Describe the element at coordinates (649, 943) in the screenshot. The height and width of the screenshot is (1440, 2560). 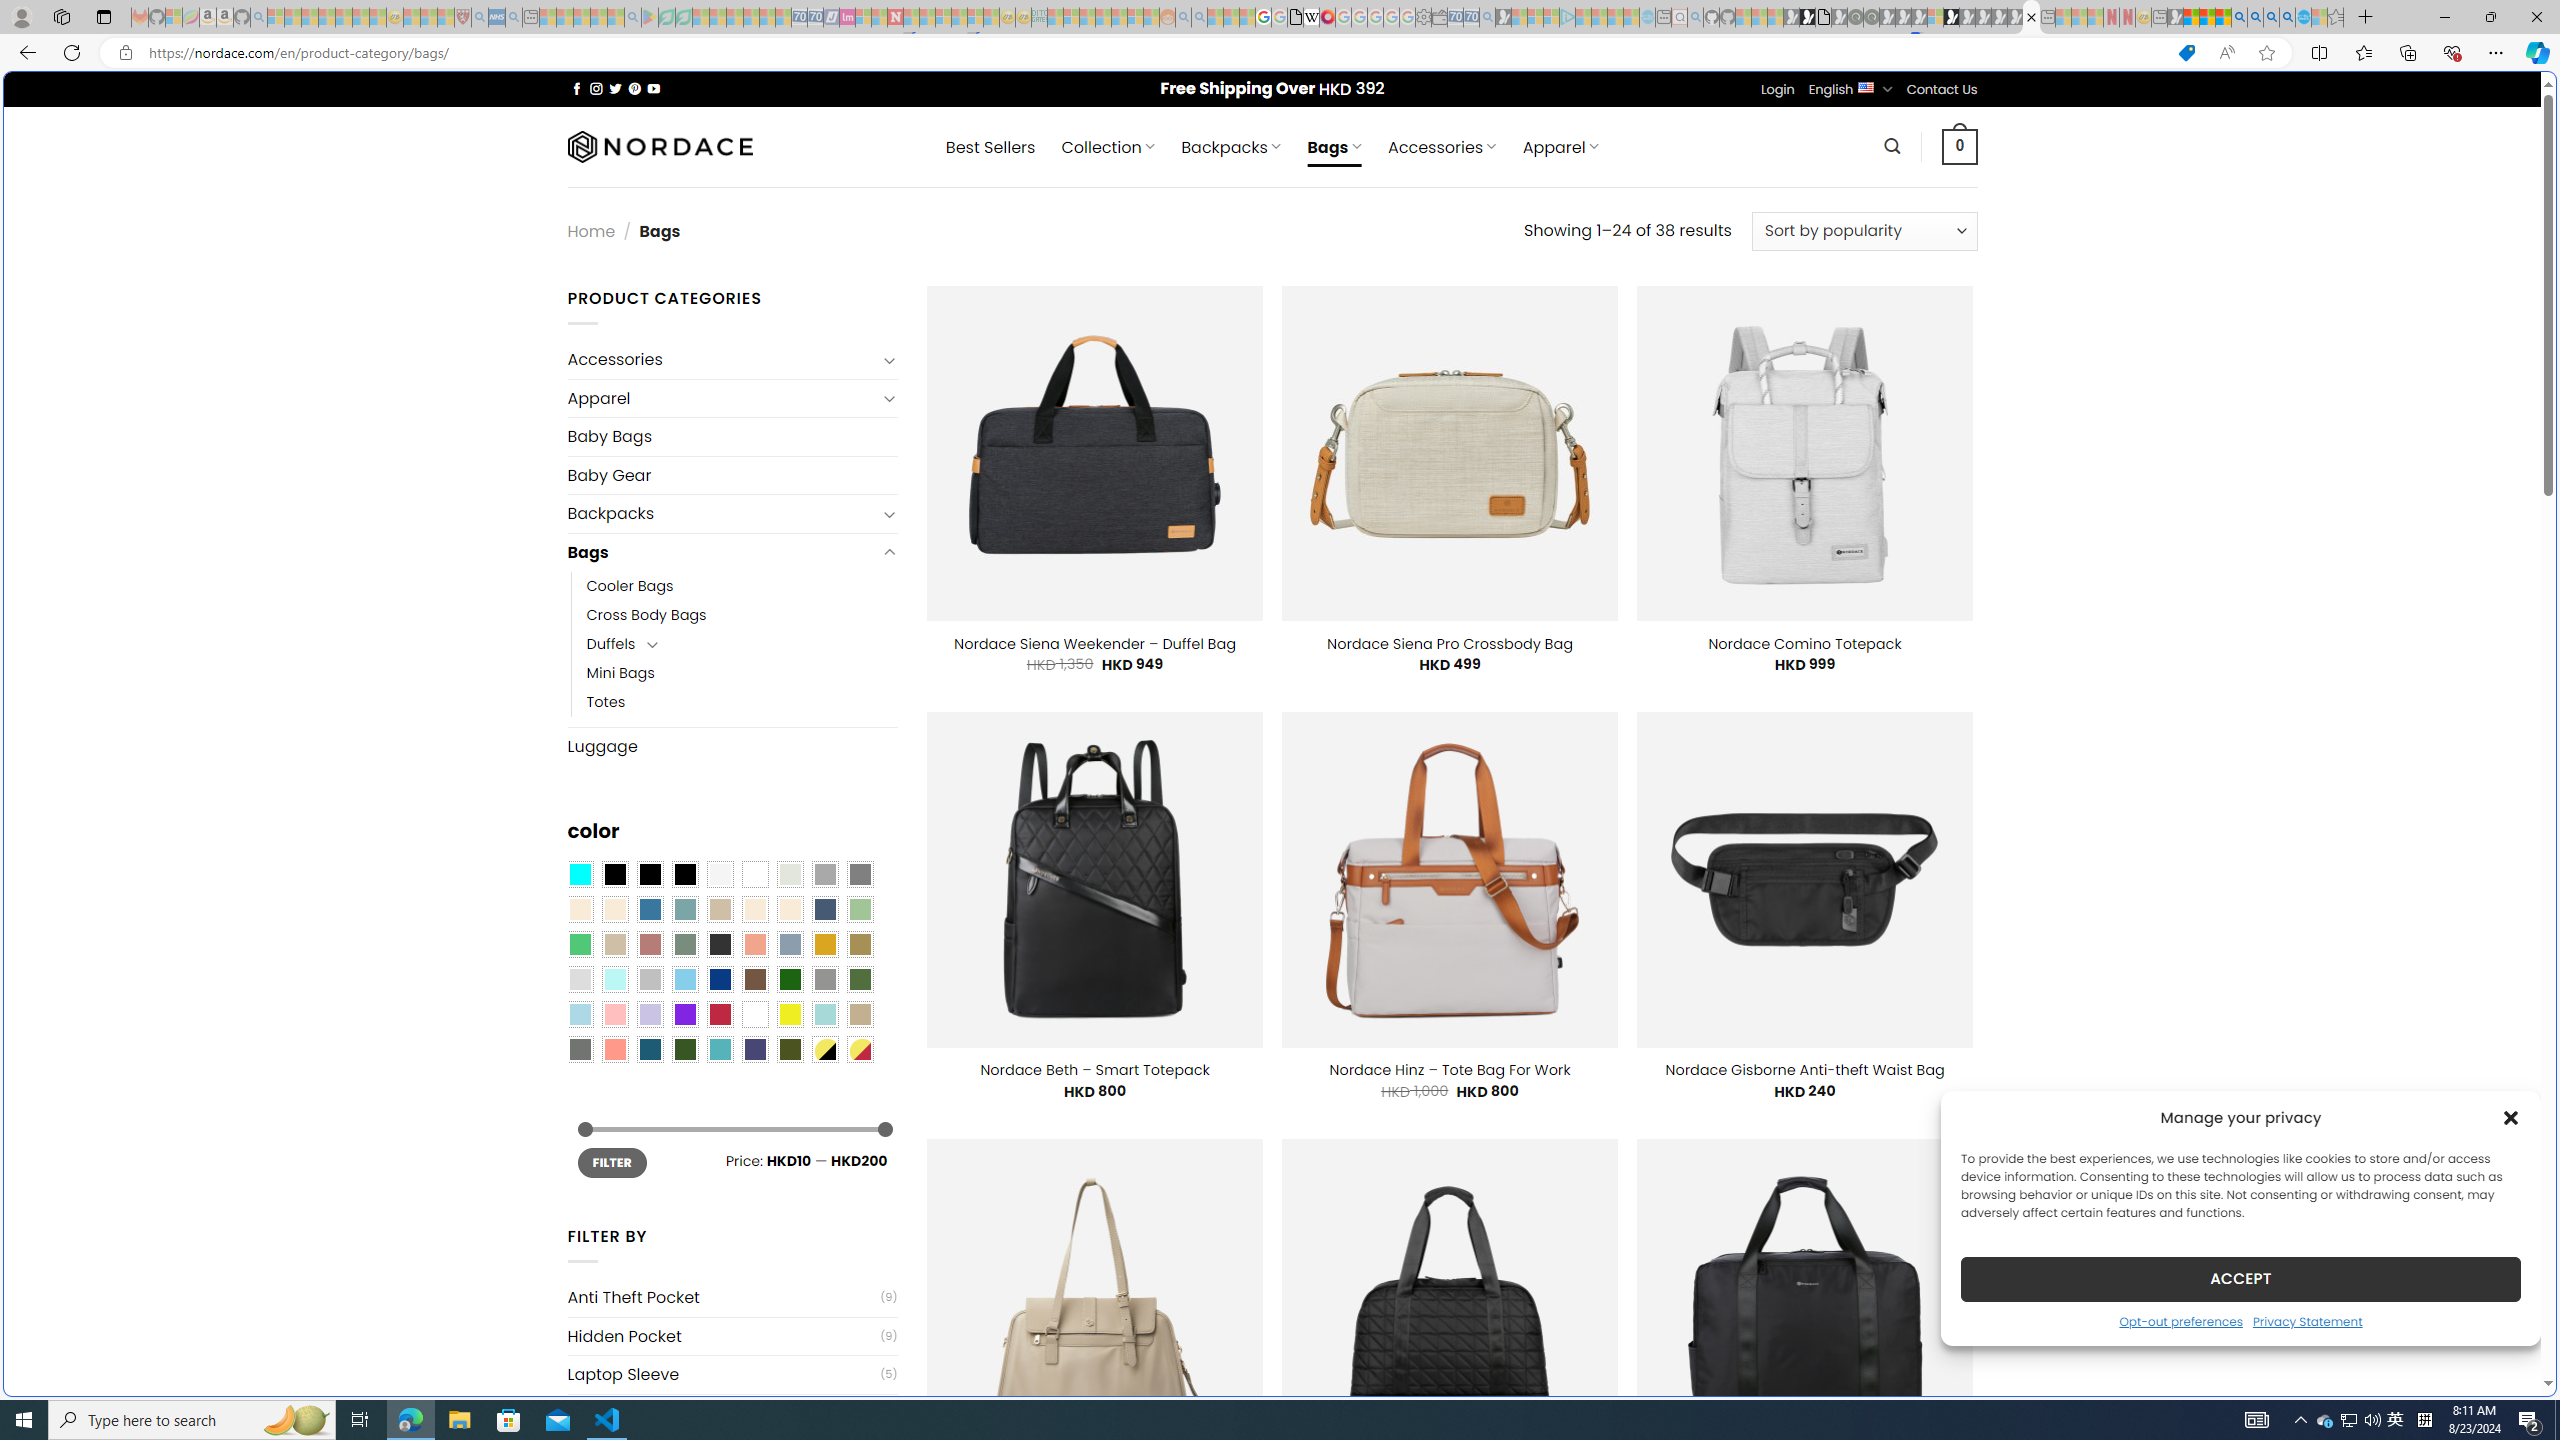
I see `'Rose'` at that location.